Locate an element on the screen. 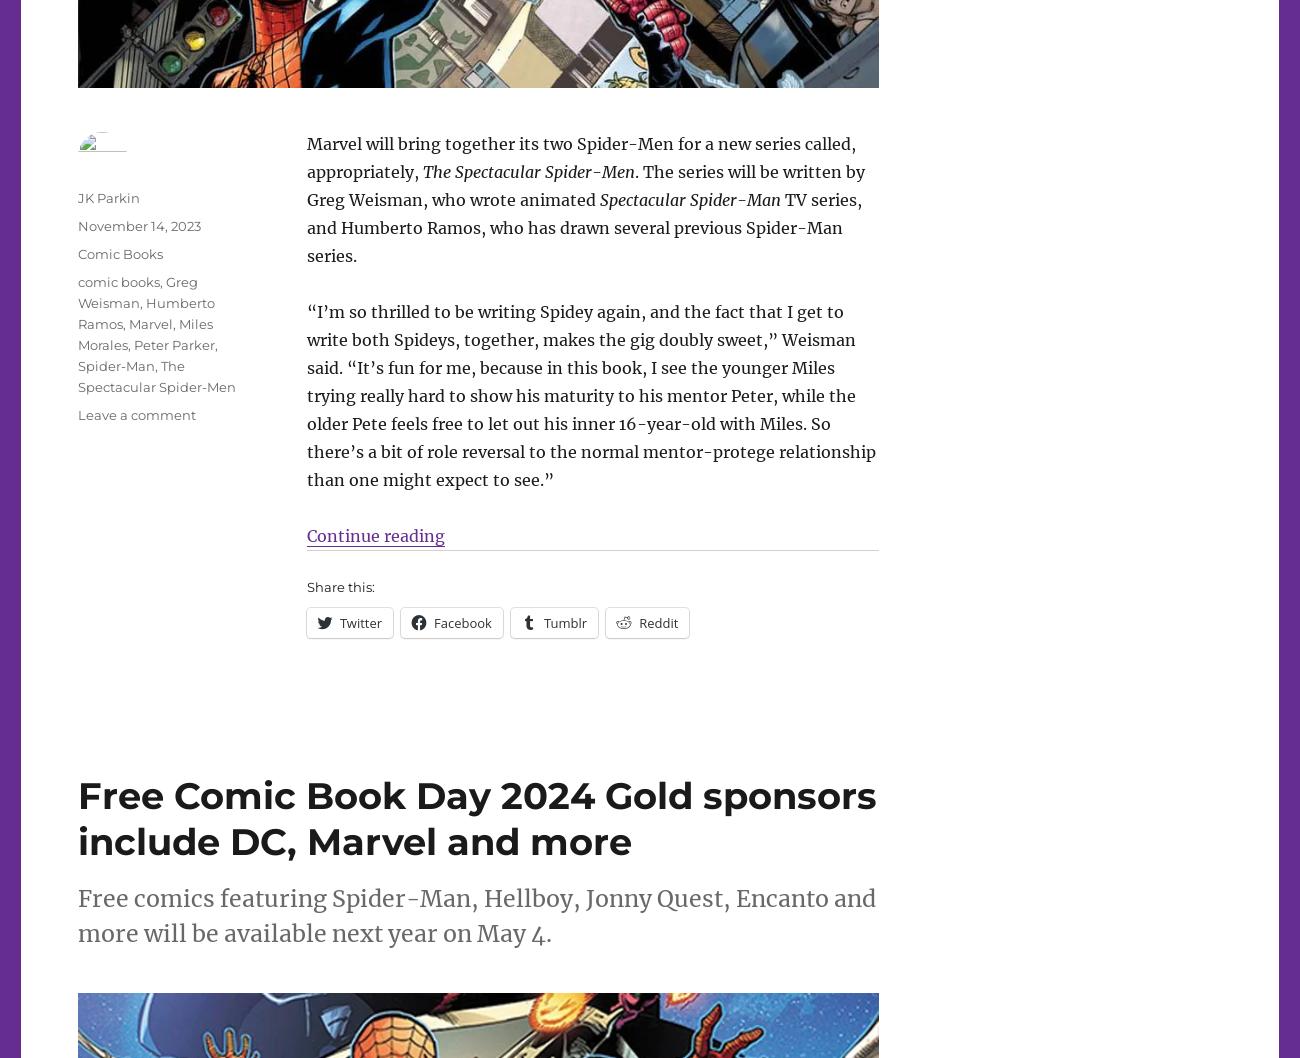 This screenshot has height=1058, width=1300. 'Spectacular Spider-Man' is located at coordinates (688, 199).